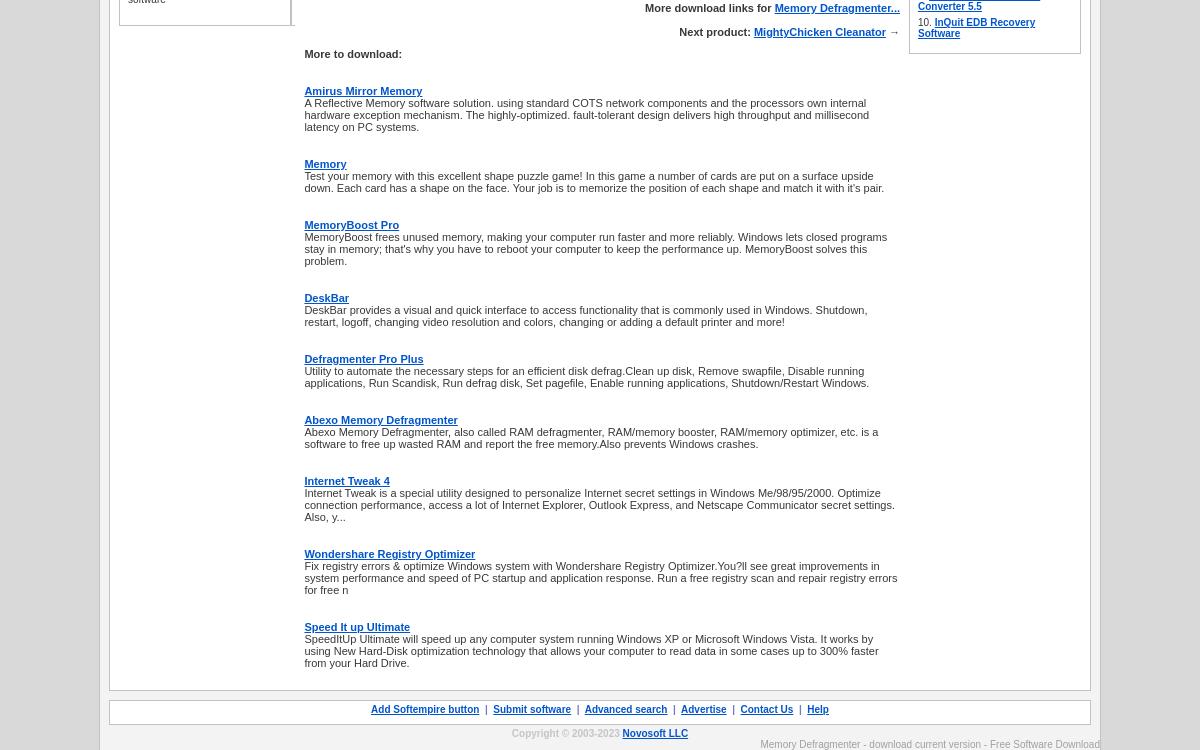 The image size is (1200, 750). What do you see at coordinates (593, 182) in the screenshot?
I see `'Test your memory with this excellent shape puzzle game!  In this game a number of cards are put on a surface upside down.  Each card has a shape on the face.  Your job is to memorize the position of each shape and match it with it's pair.'` at bounding box center [593, 182].